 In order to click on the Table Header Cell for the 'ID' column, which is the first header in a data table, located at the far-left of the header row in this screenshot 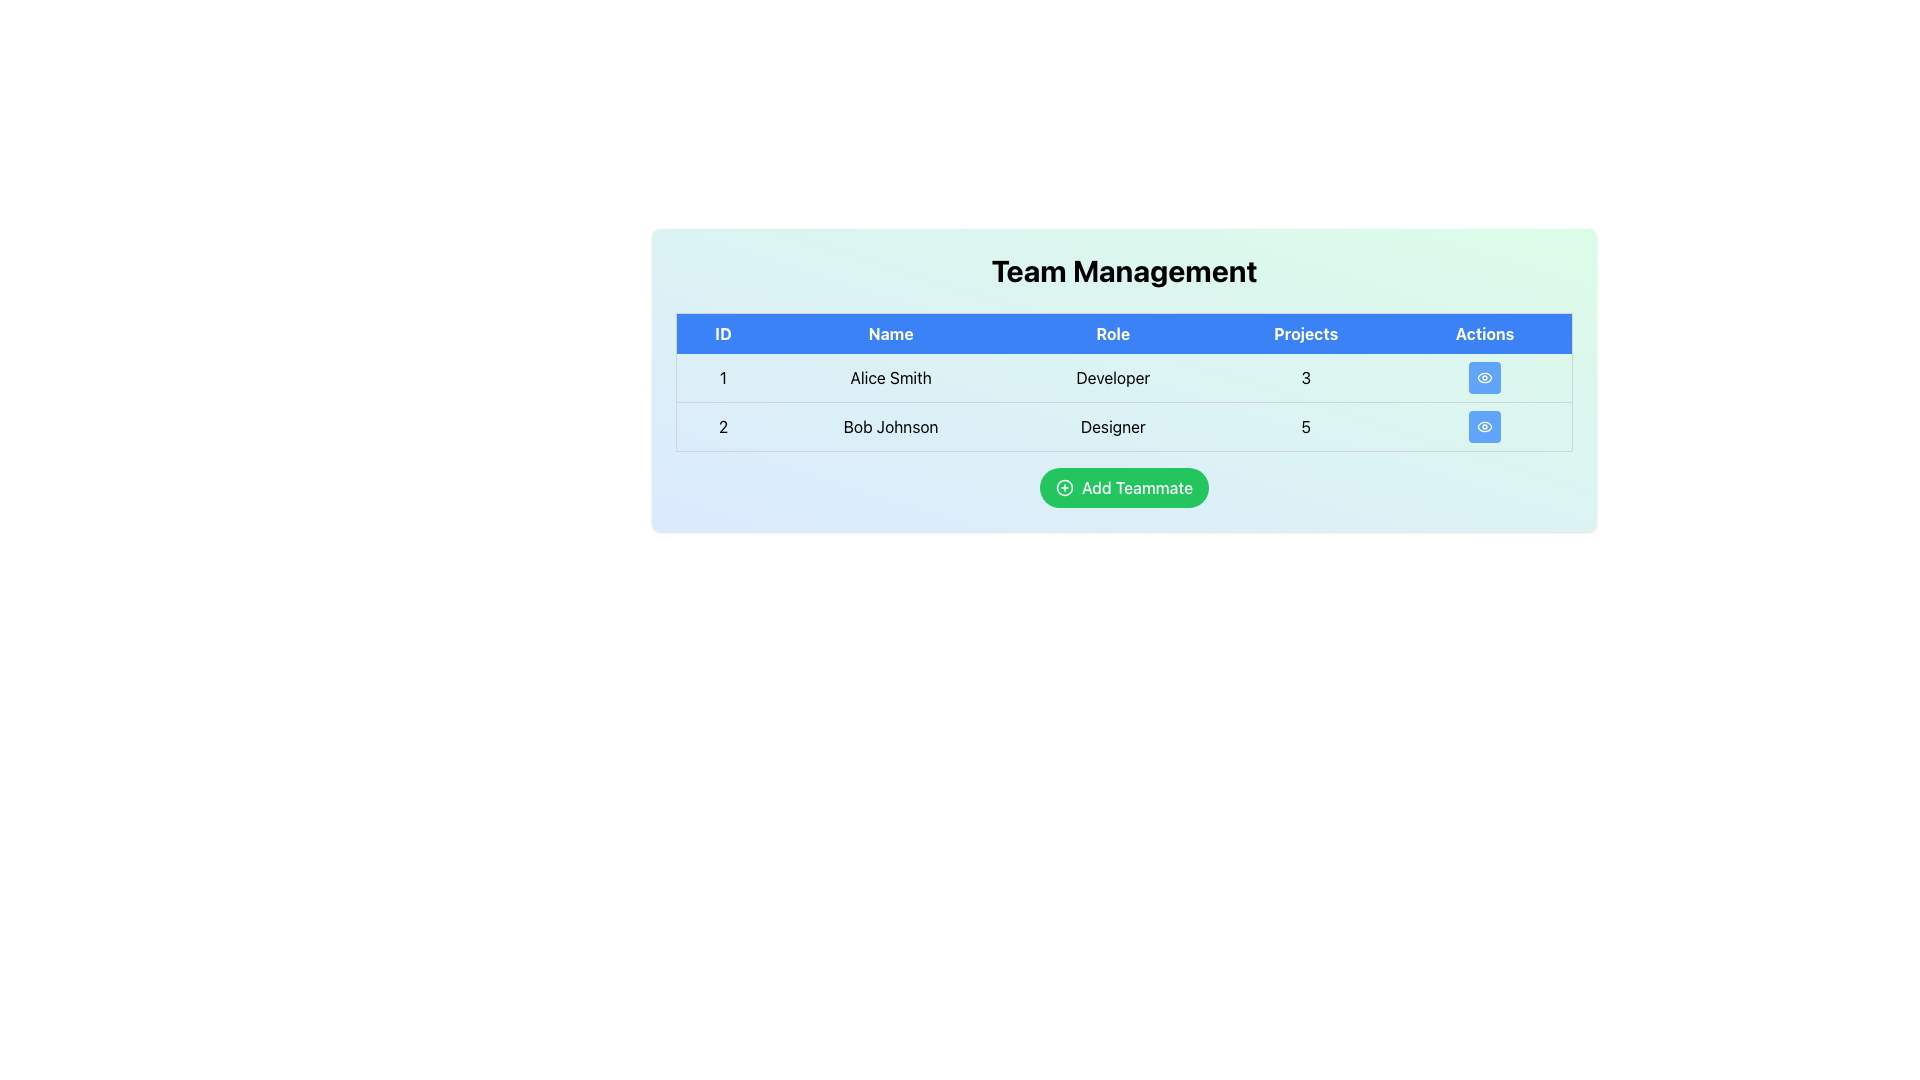, I will do `click(722, 332)`.